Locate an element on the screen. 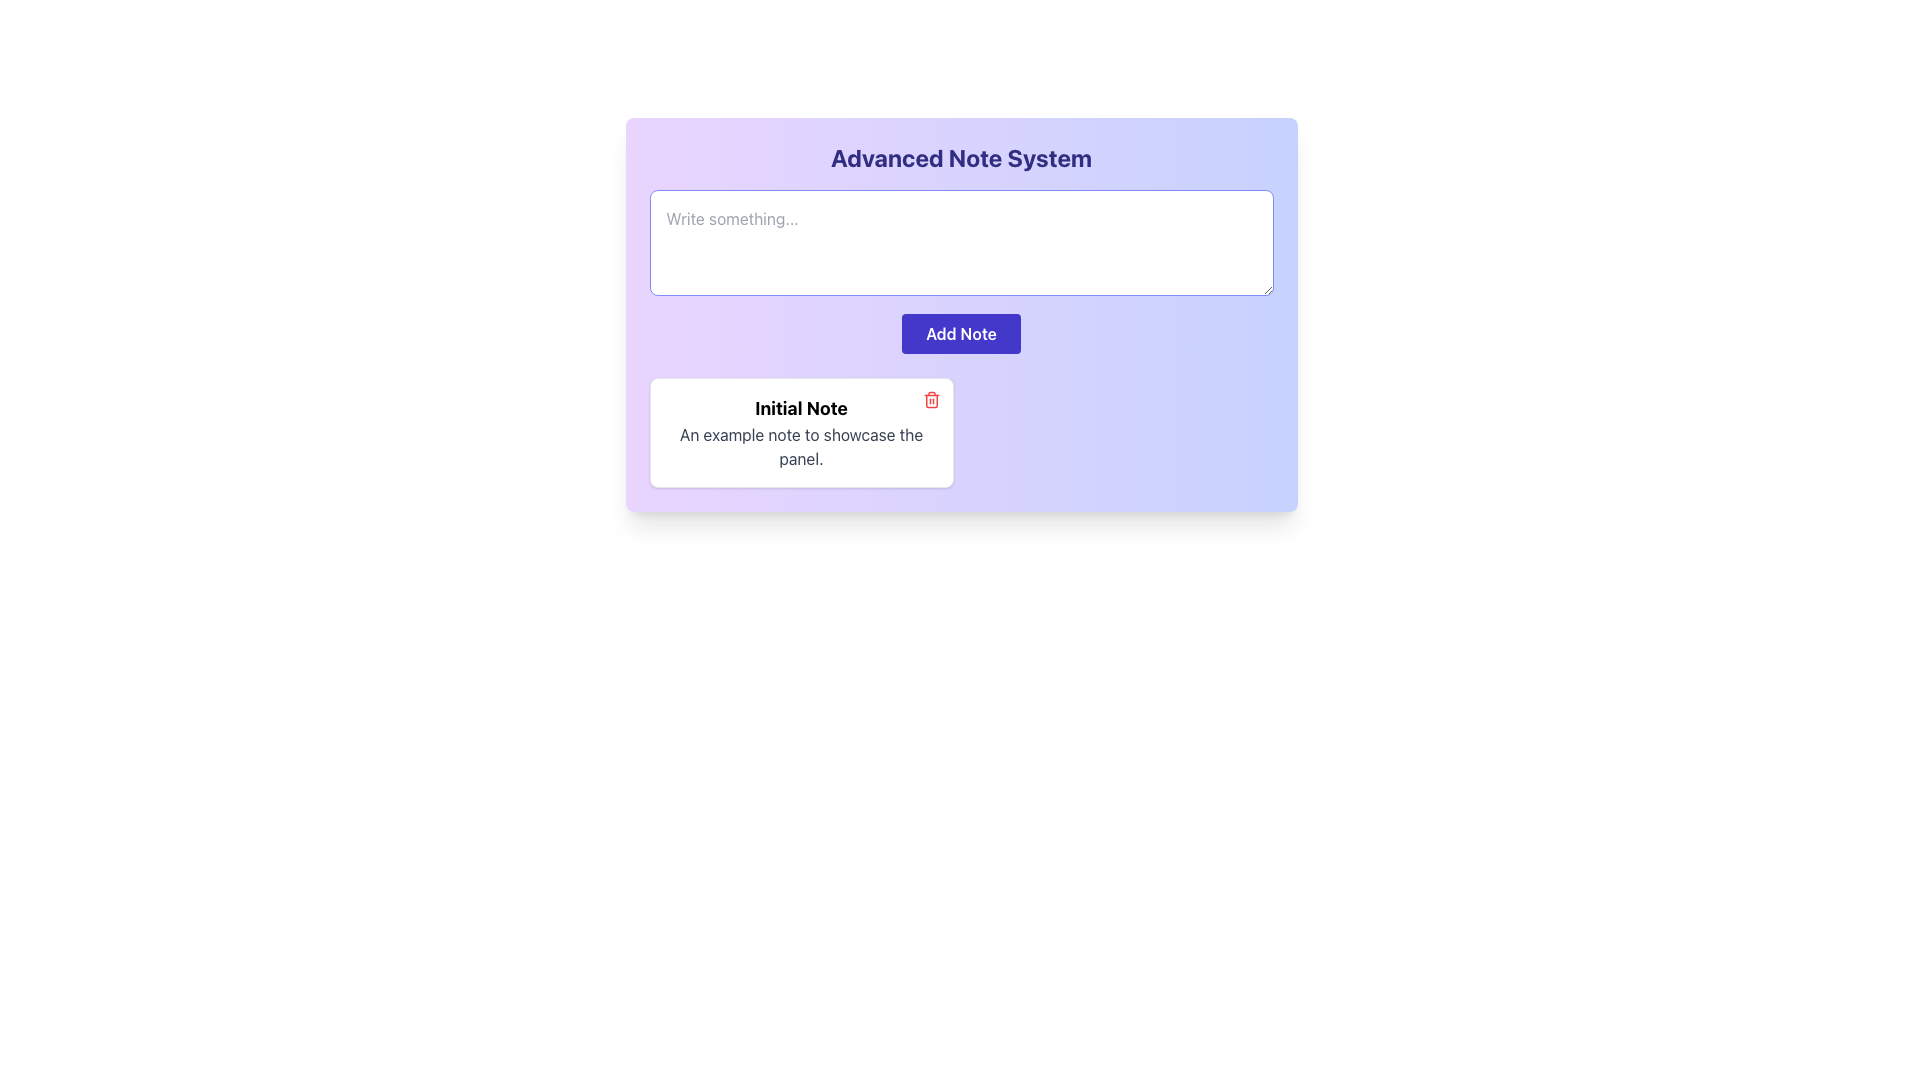 This screenshot has height=1080, width=1920. the 'Add Note' button located centrally below the text input field is located at coordinates (961, 333).